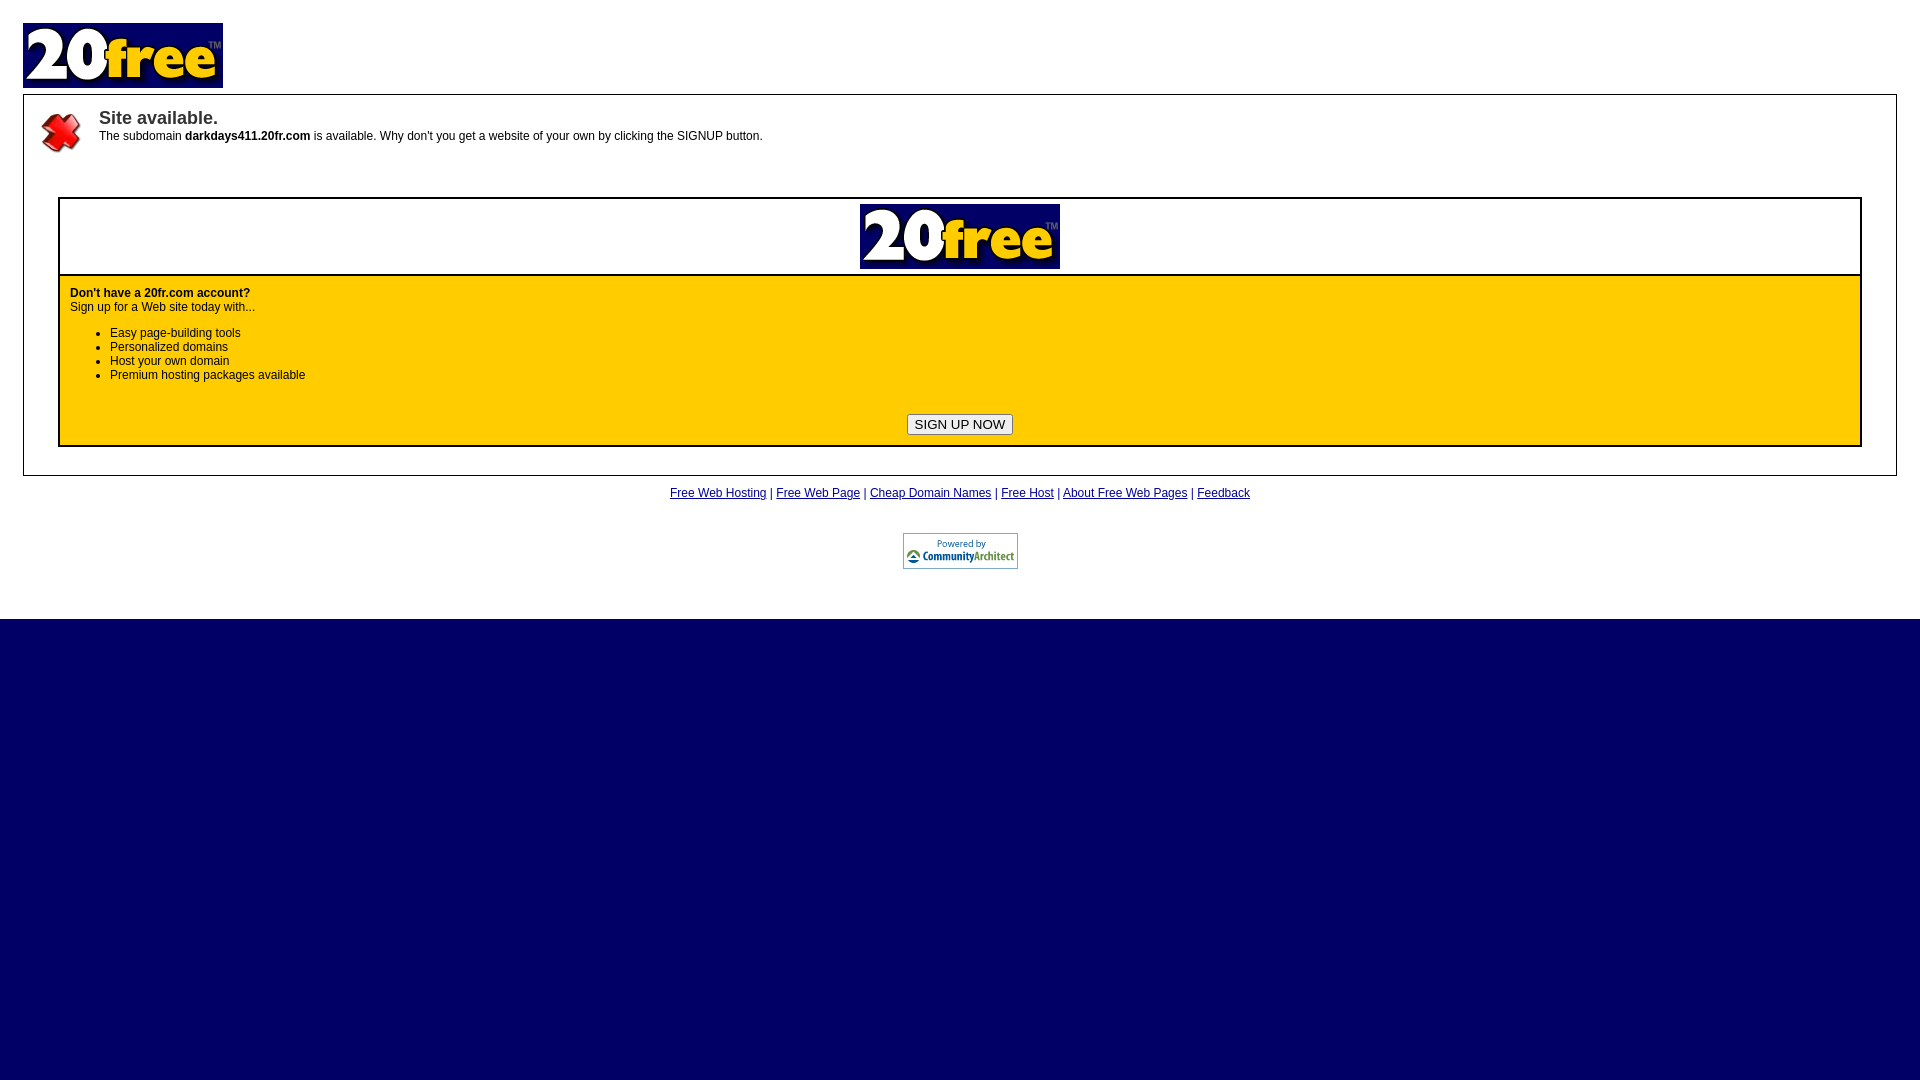 Image resolution: width=1920 pixels, height=1080 pixels. What do you see at coordinates (718, 493) in the screenshot?
I see `'Free Web Hosting'` at bounding box center [718, 493].